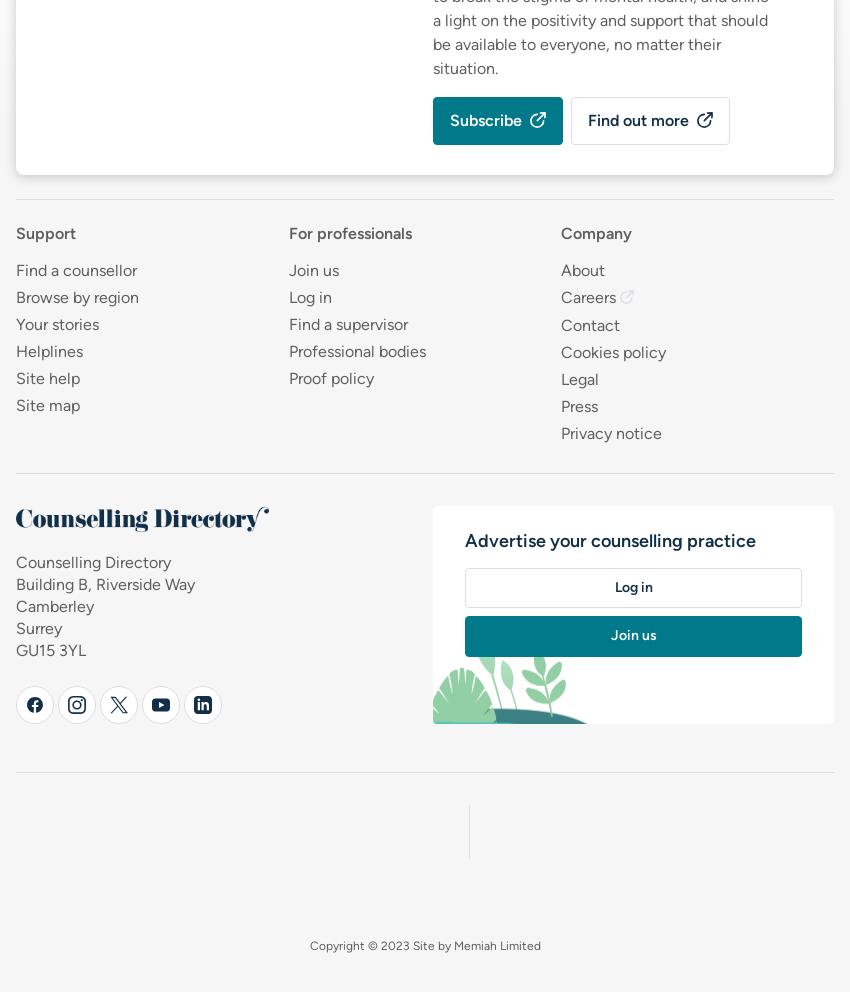  I want to click on 'Cookies policy', so click(612, 350).